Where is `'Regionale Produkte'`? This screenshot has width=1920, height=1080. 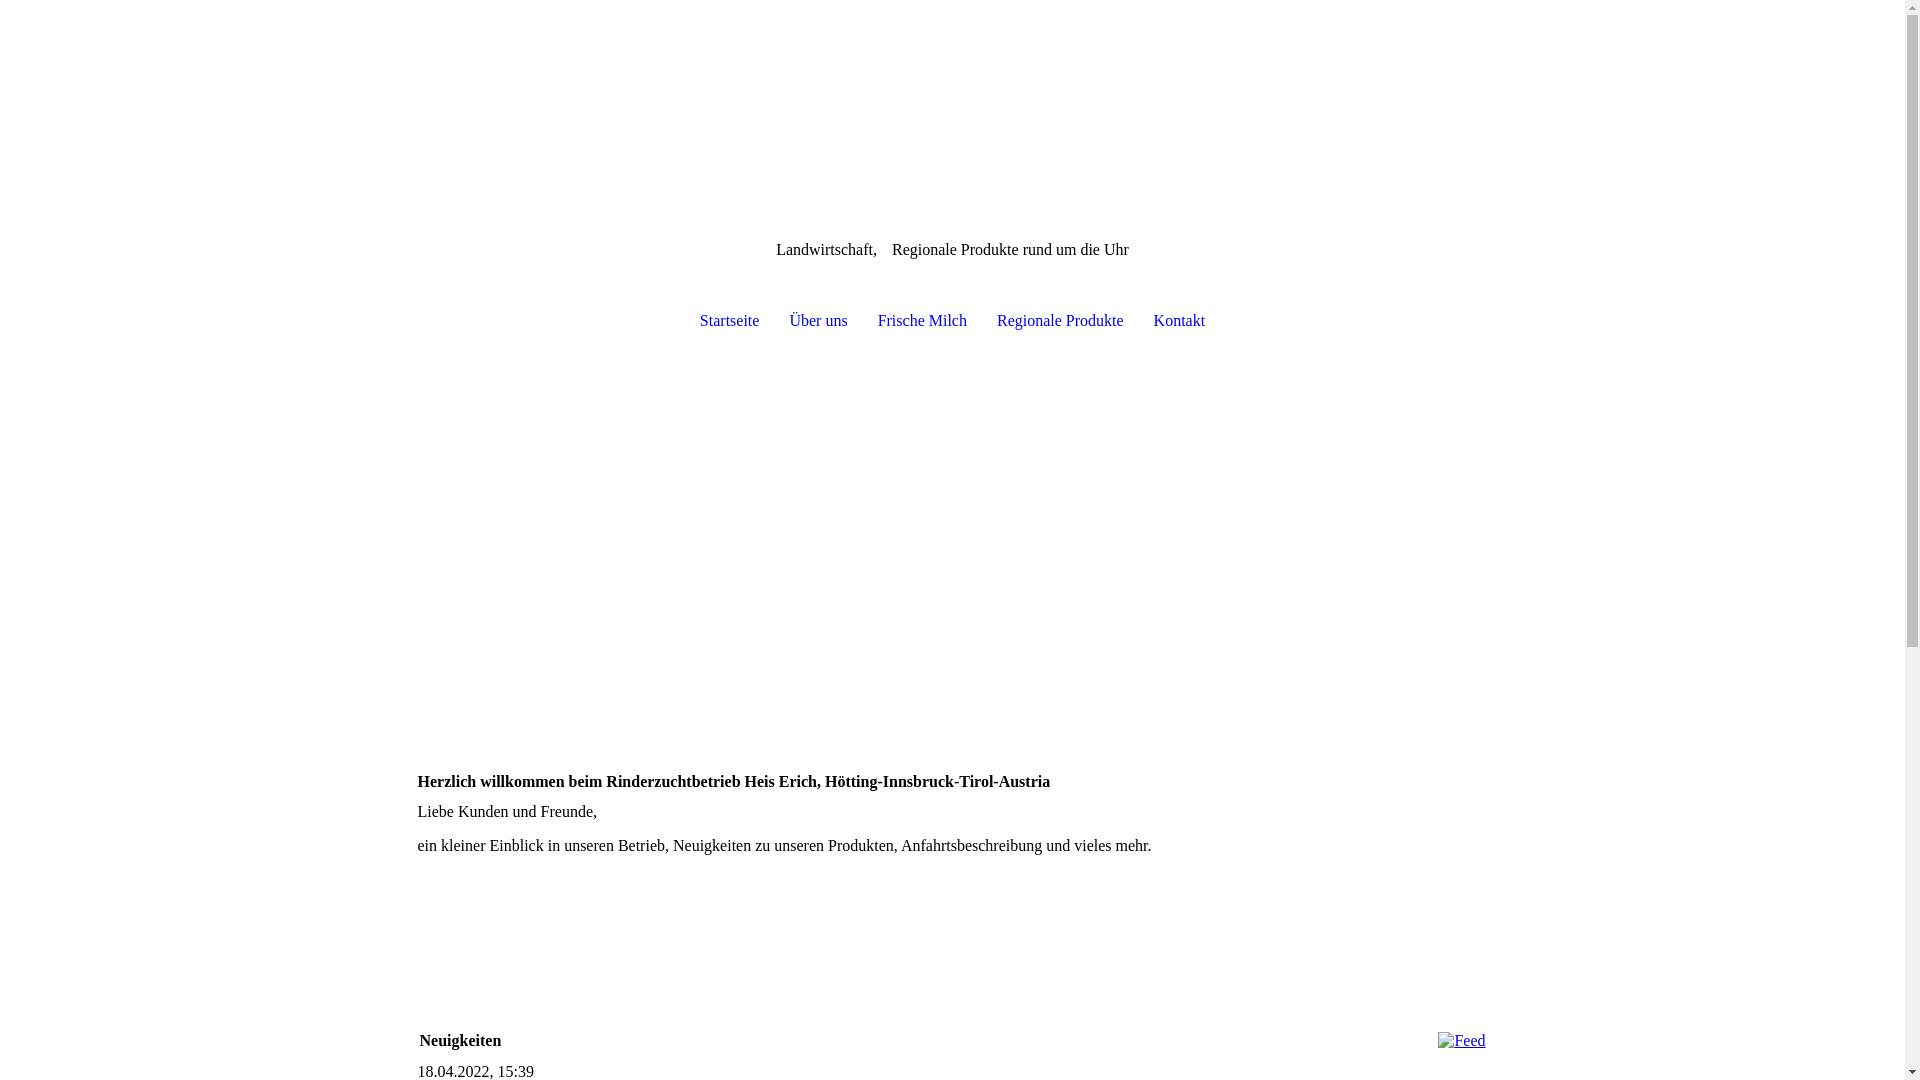
'Regionale Produkte' is located at coordinates (982, 319).